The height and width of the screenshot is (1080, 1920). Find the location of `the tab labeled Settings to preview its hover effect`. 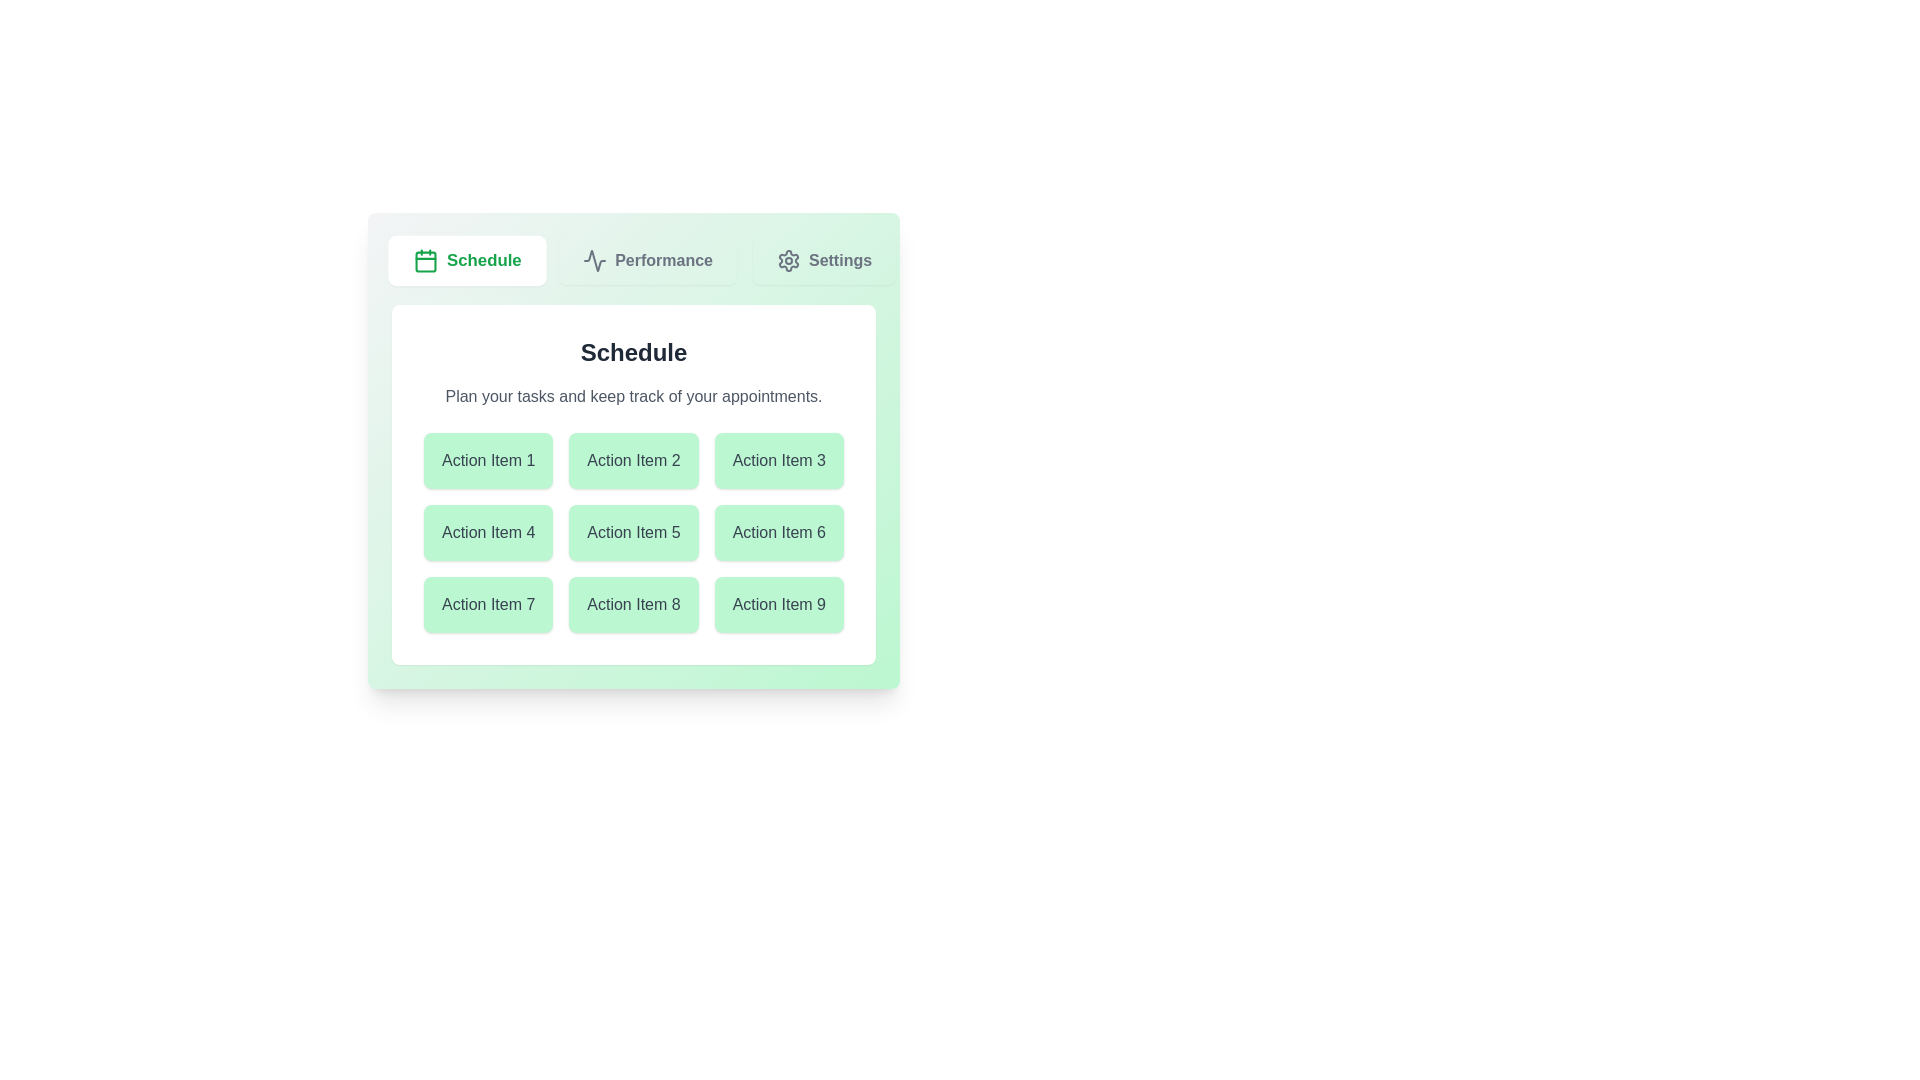

the tab labeled Settings to preview its hover effect is located at coordinates (824, 260).